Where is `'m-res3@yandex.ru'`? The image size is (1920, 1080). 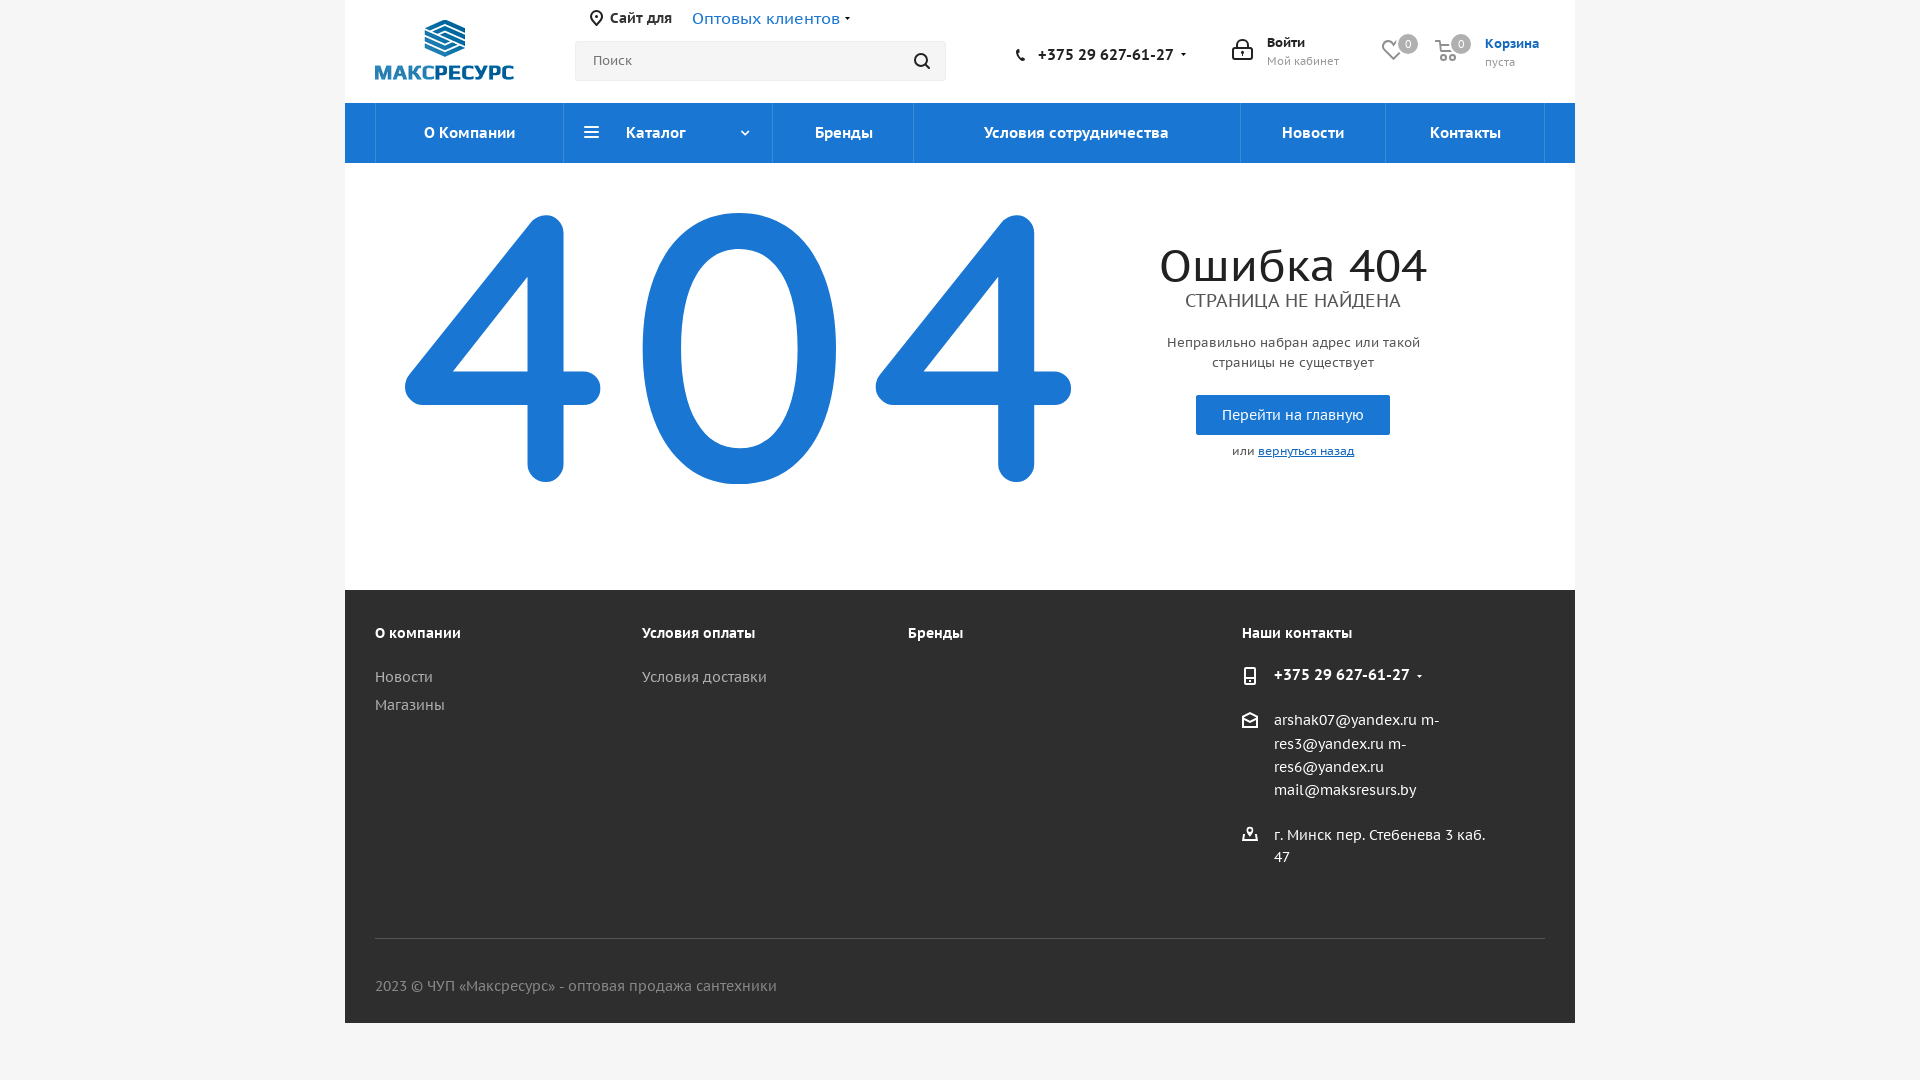
'm-res3@yandex.ru' is located at coordinates (1357, 732).